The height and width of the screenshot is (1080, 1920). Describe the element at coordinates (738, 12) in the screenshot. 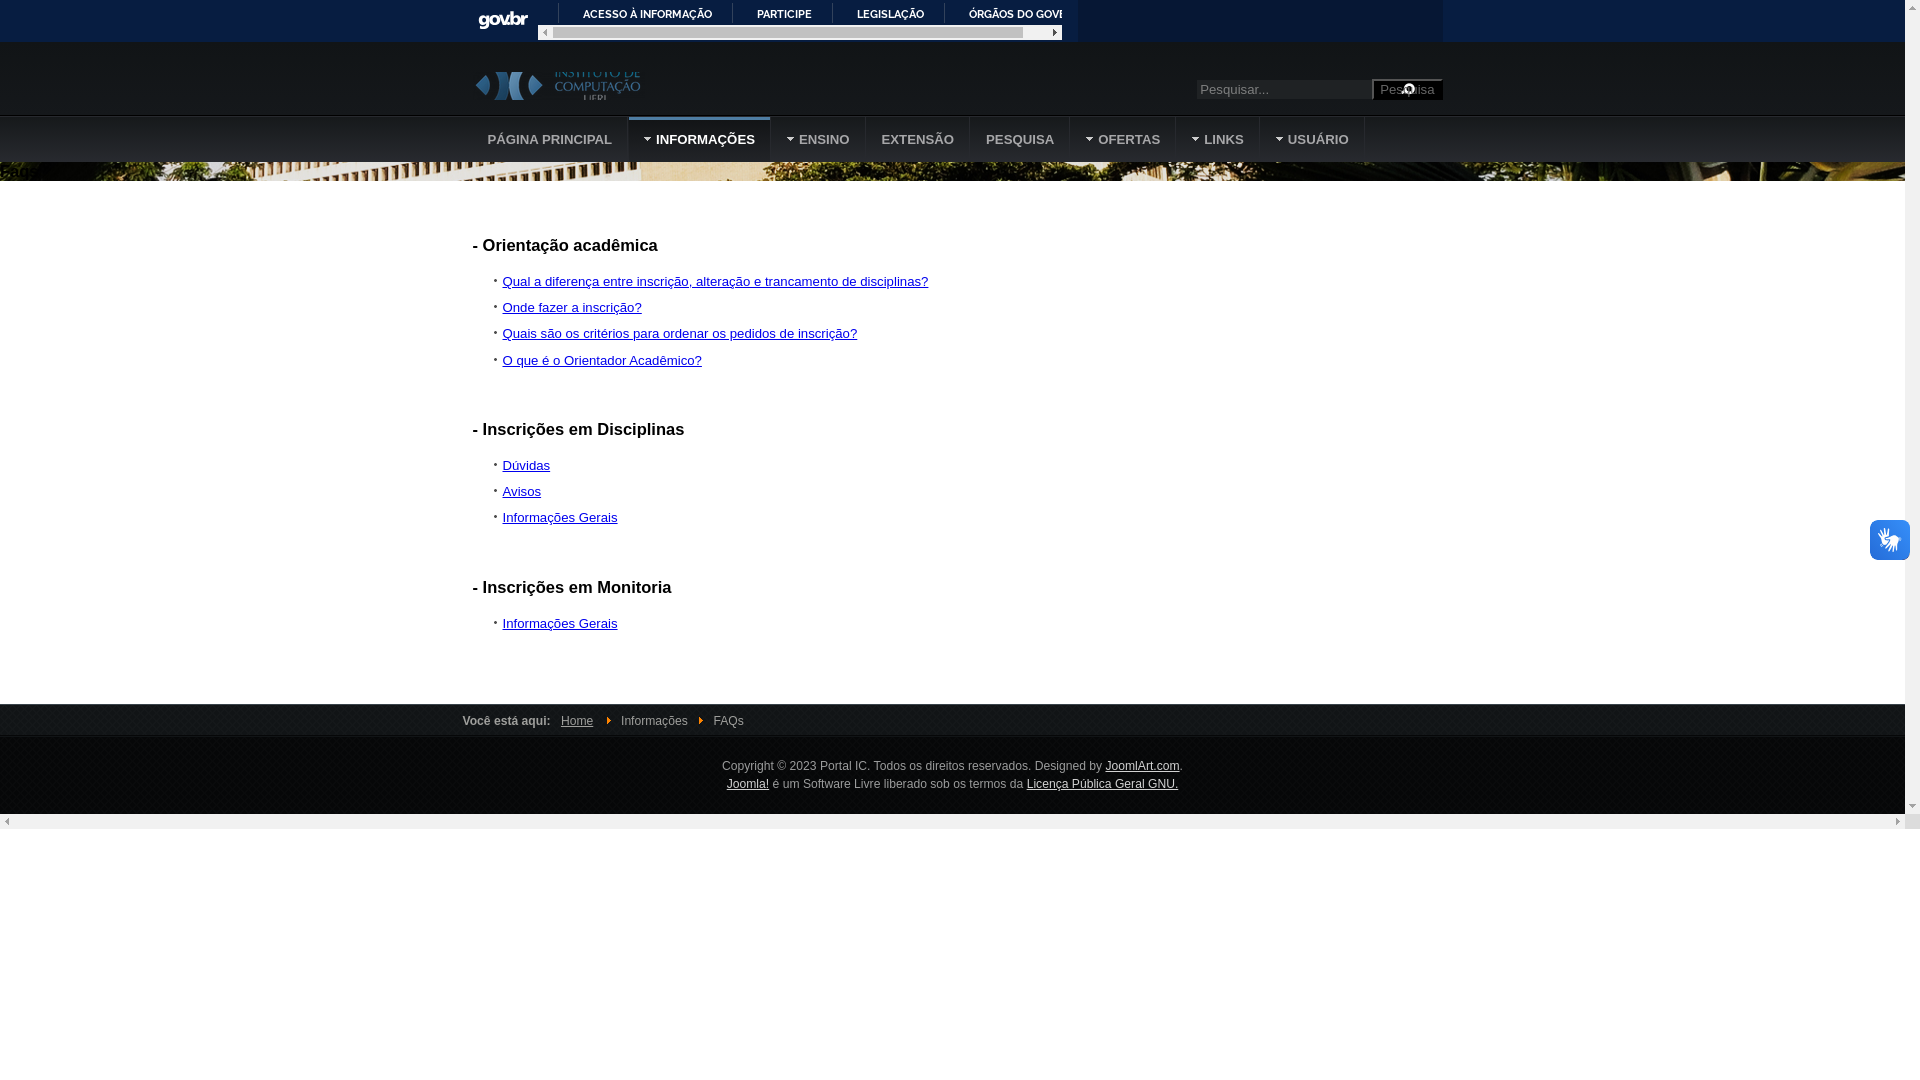

I see `'PARTICIPE'` at that location.